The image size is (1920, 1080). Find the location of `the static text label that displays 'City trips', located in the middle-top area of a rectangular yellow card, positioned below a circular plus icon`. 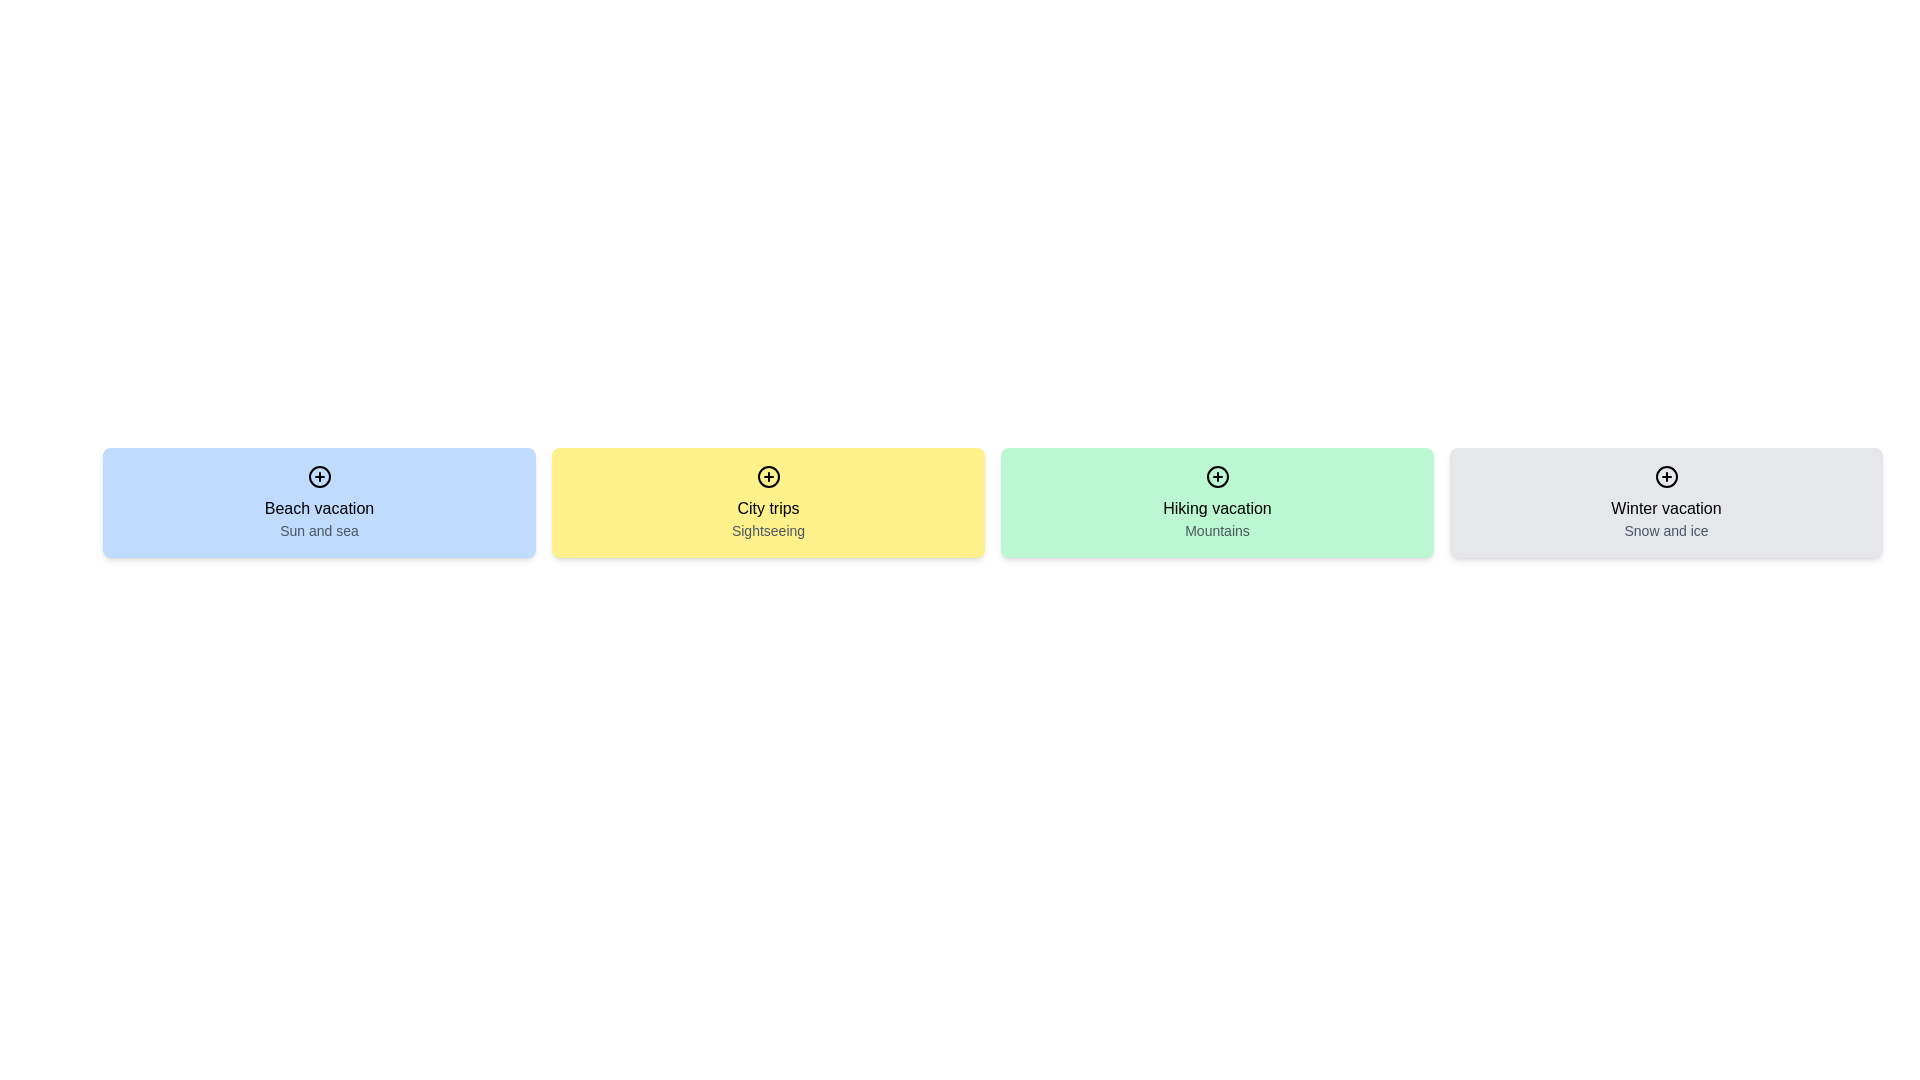

the static text label that displays 'City trips', located in the middle-top area of a rectangular yellow card, positioned below a circular plus icon is located at coordinates (767, 508).